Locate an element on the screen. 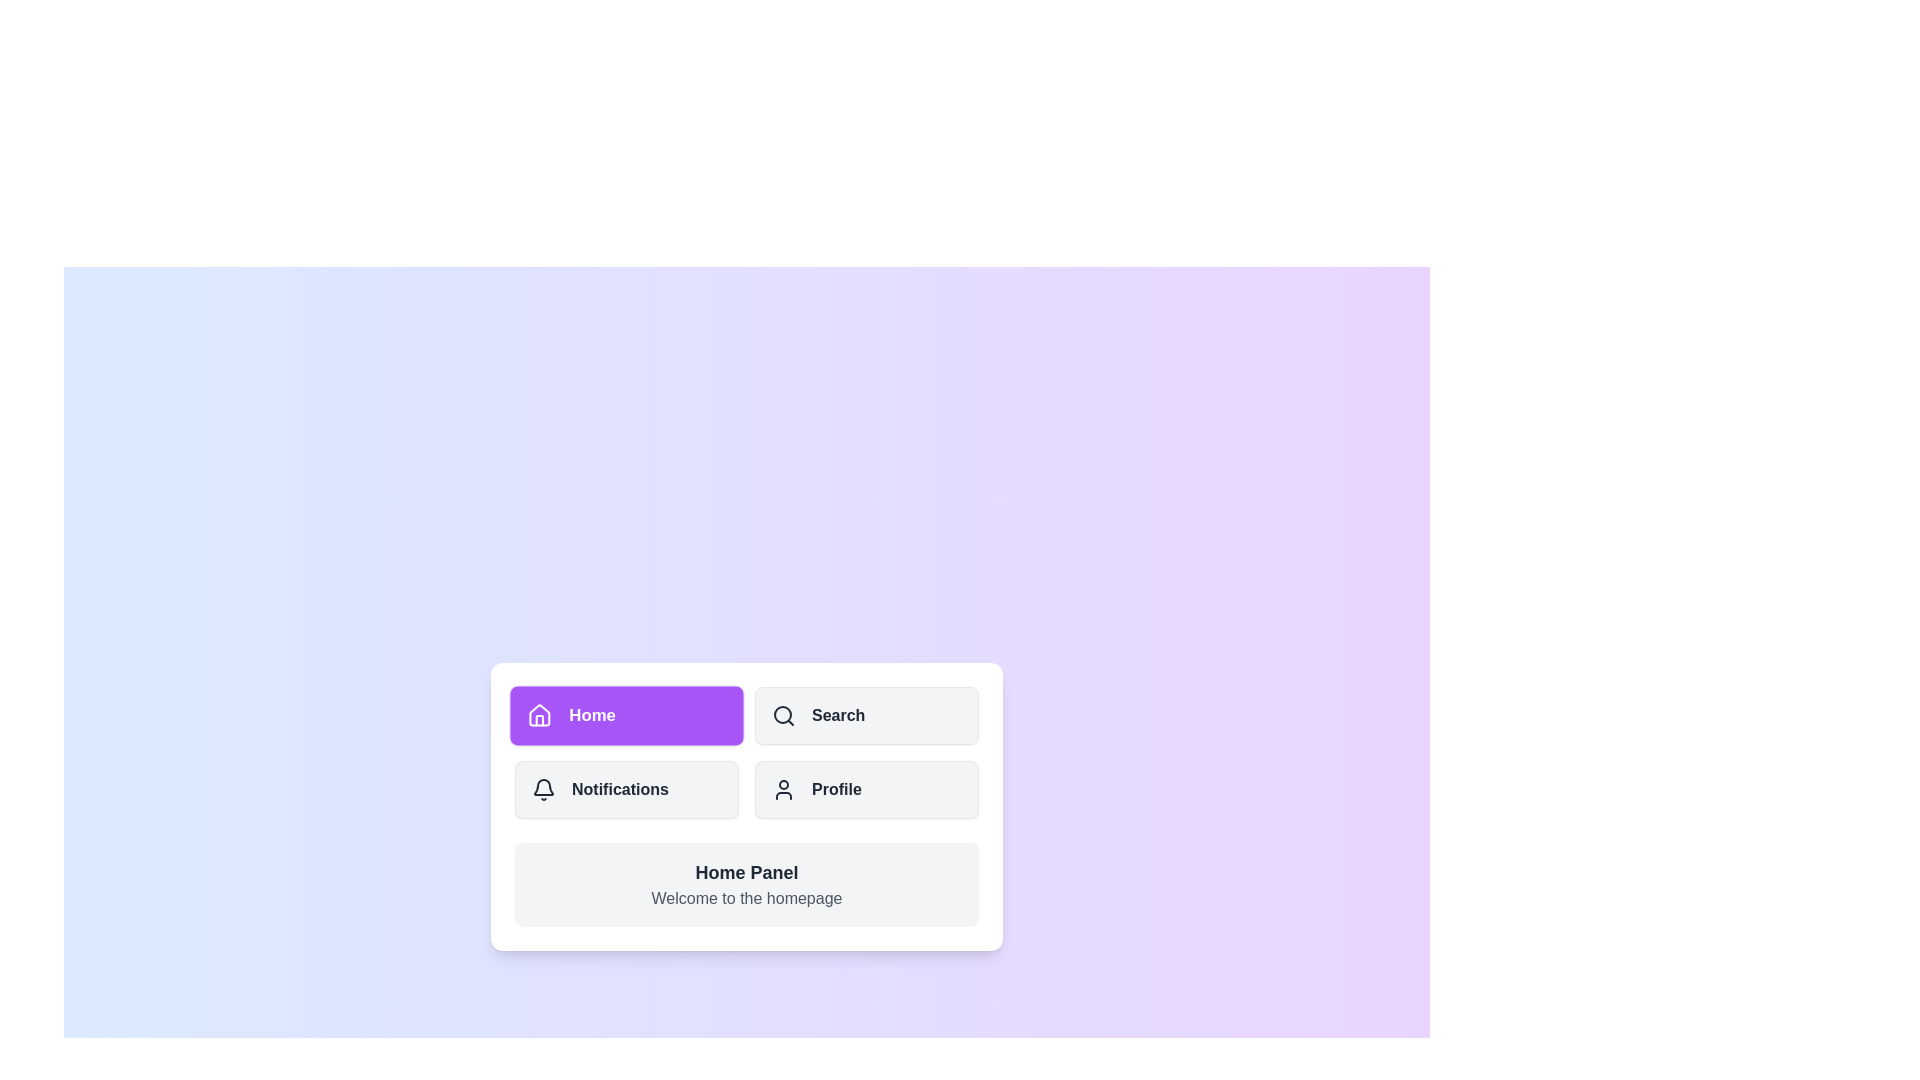  the Notifications tab in the navigation menu is located at coordinates (626, 789).